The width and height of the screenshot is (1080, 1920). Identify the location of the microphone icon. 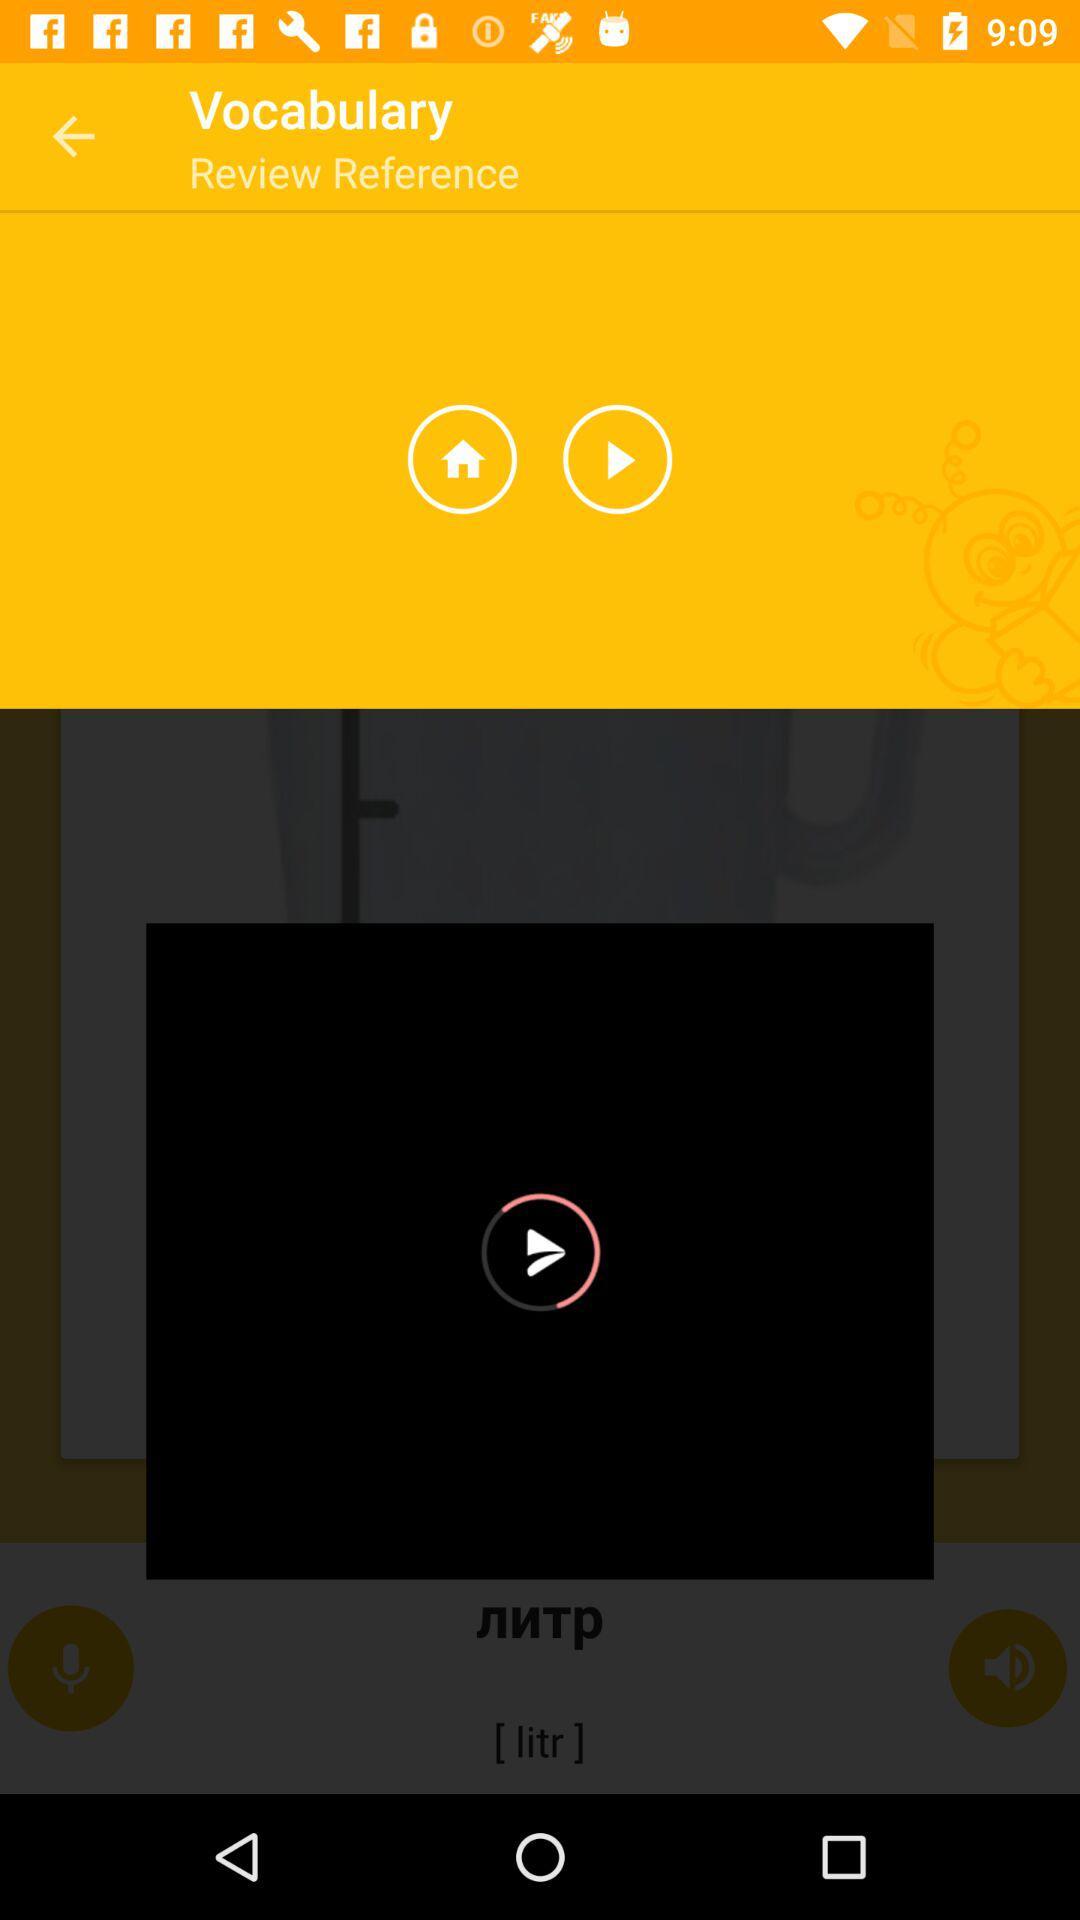
(69, 1668).